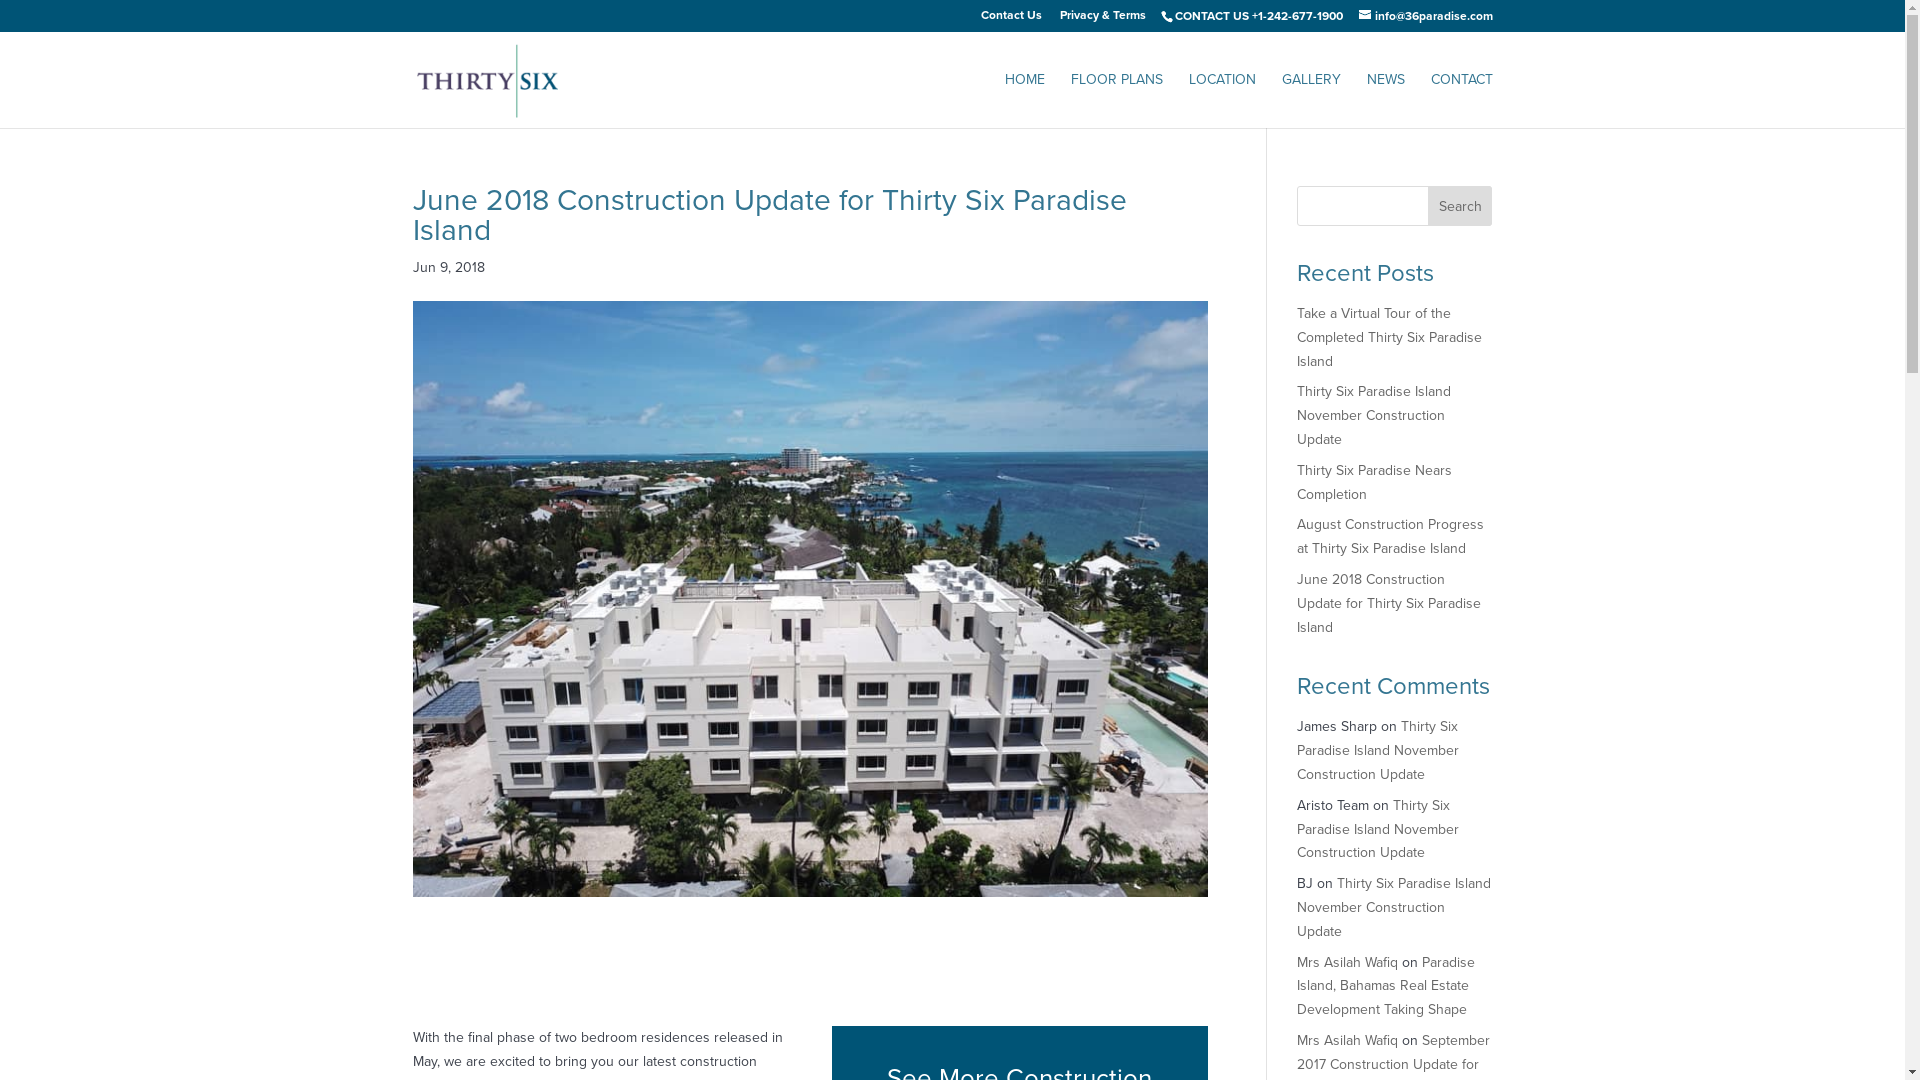  I want to click on 'June 2018 Construction Update for Thirty Six Paradise Island', so click(1387, 602).